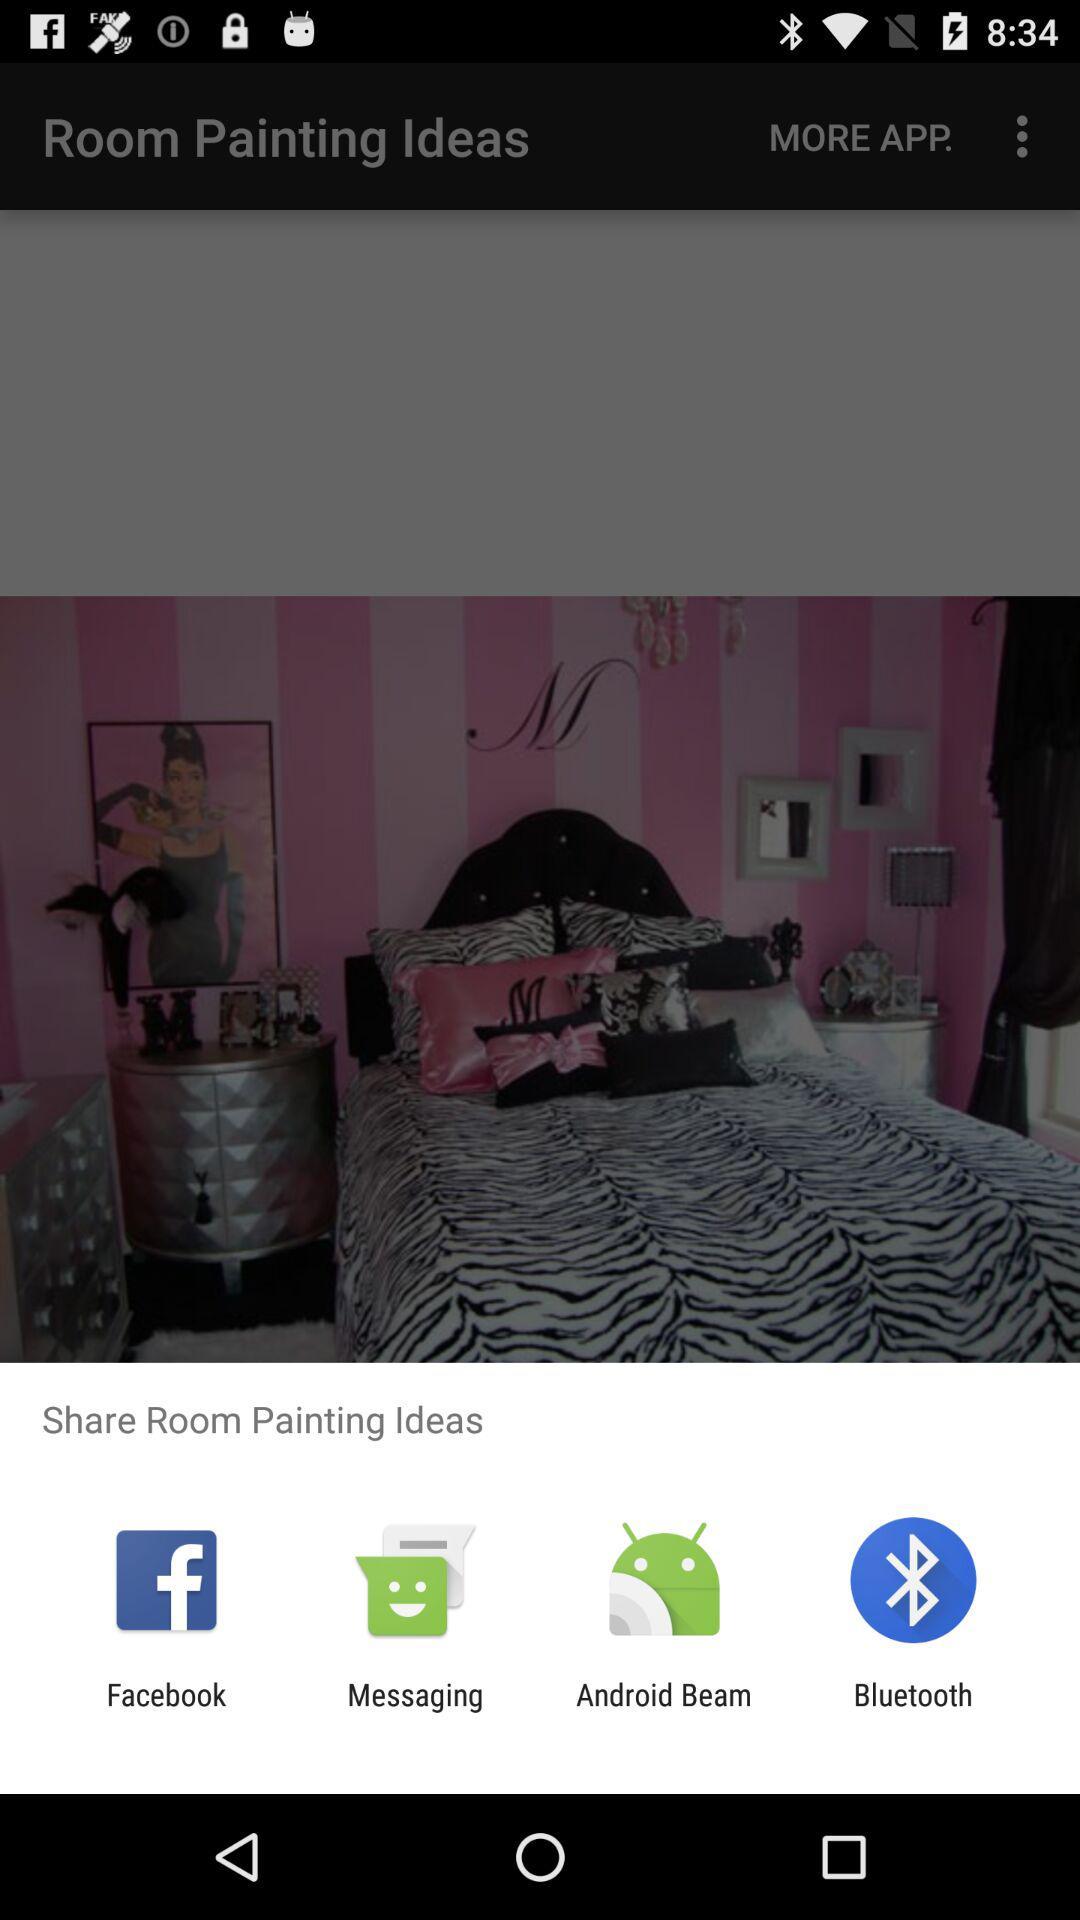 The width and height of the screenshot is (1080, 1920). I want to click on the android beam app, so click(664, 1711).